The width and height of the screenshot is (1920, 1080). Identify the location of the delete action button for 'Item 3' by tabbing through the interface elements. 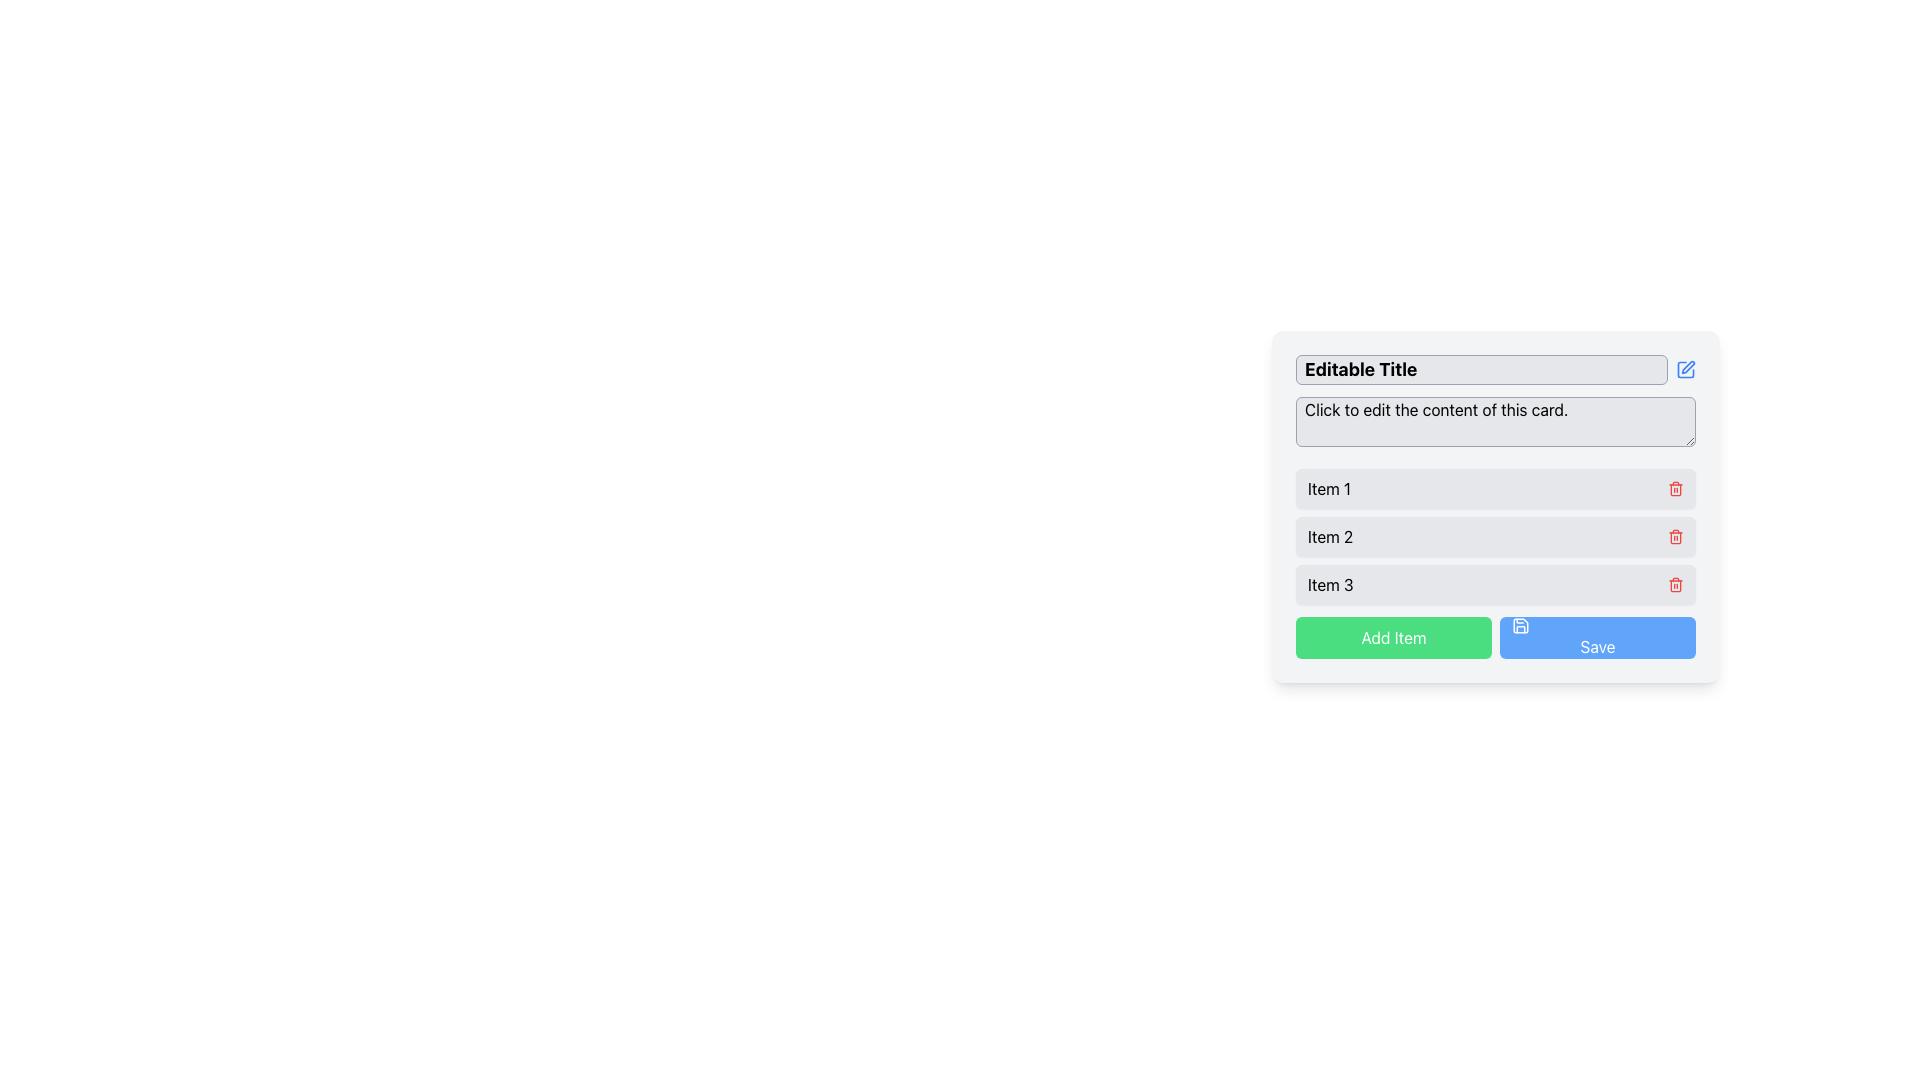
(1675, 585).